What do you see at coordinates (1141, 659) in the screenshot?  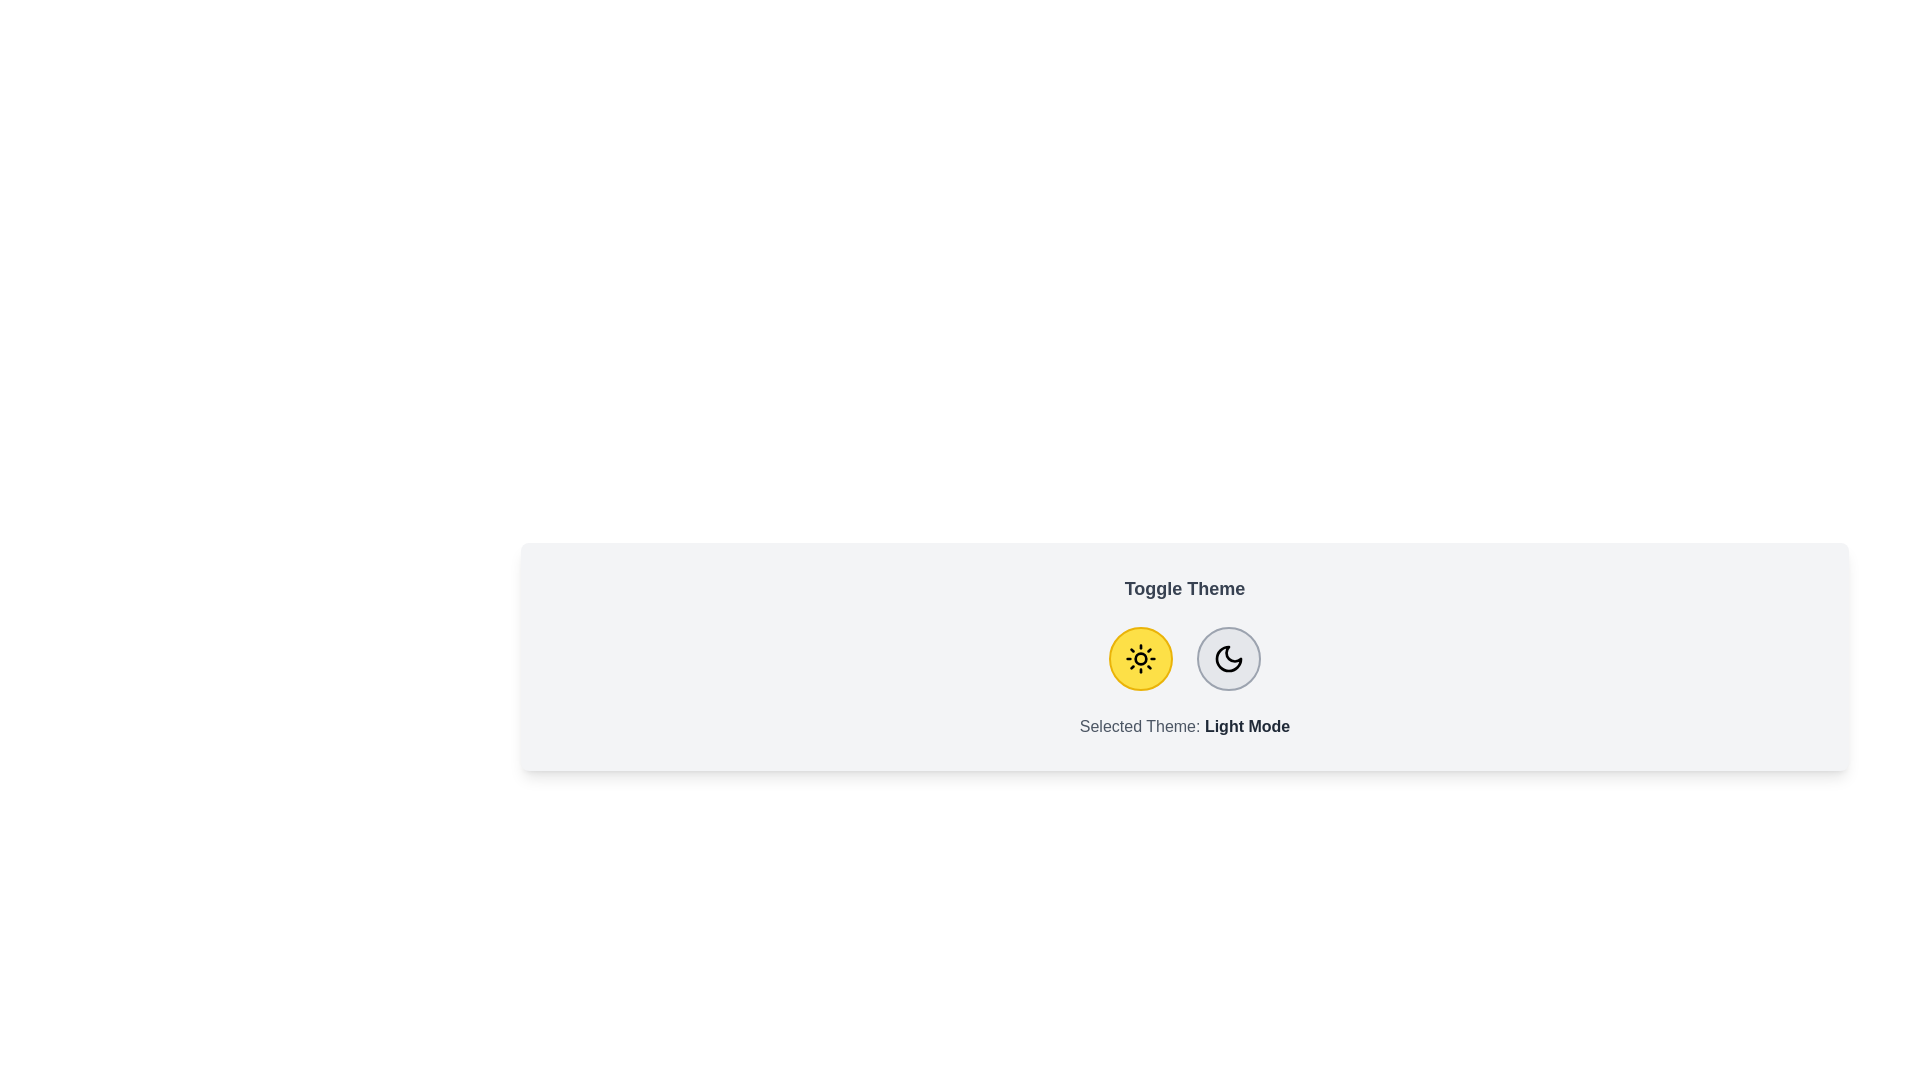 I see `the light button to observe its hover effect` at bounding box center [1141, 659].